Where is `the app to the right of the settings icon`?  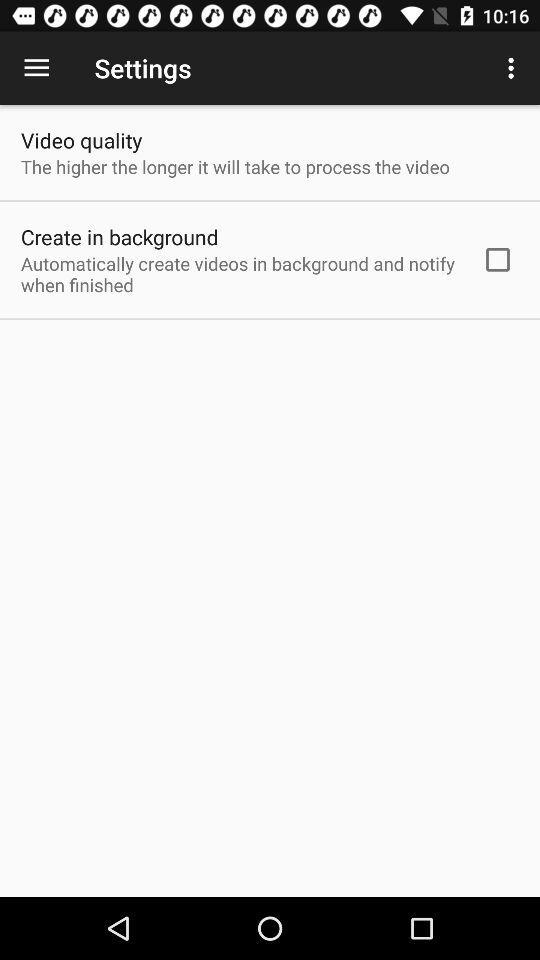
the app to the right of the settings icon is located at coordinates (513, 68).